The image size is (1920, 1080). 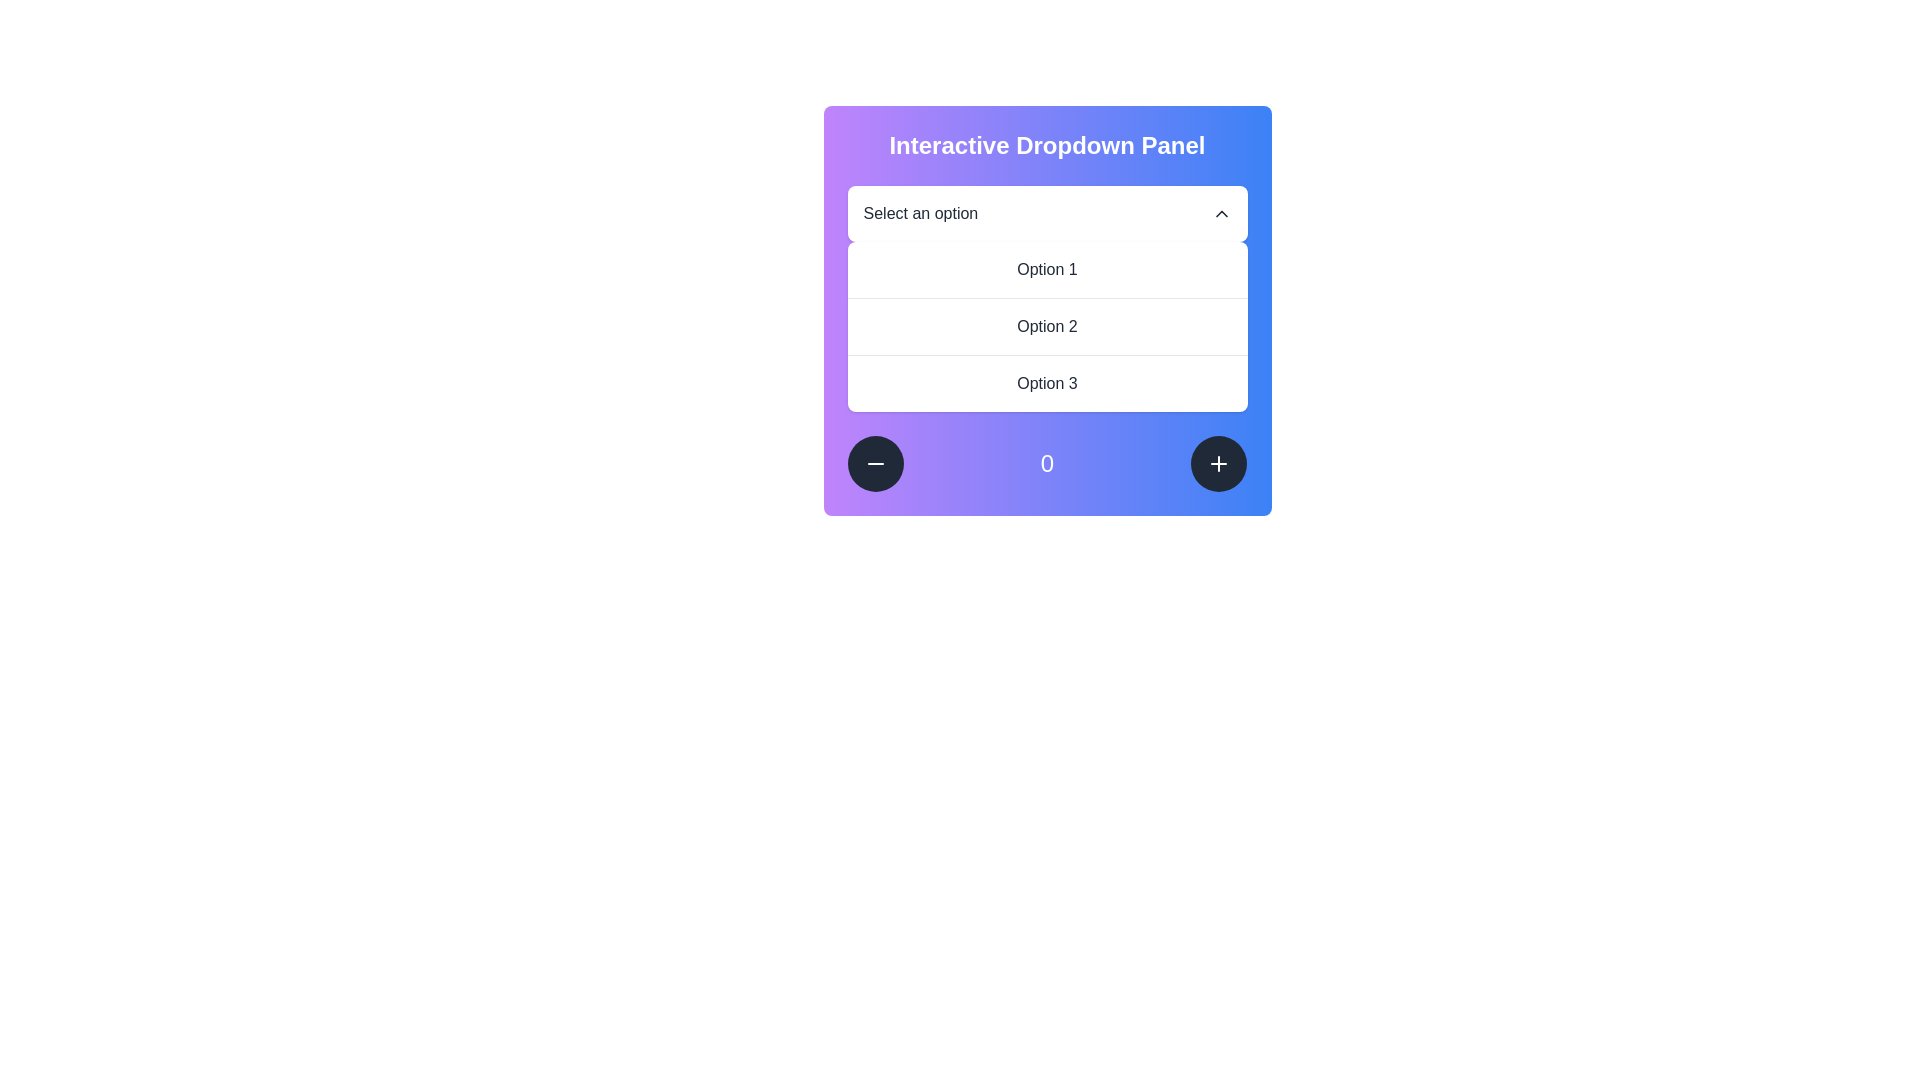 I want to click on the numeric display showing '0', which is styled with a 'text-2xl' class and located centrally between two circular buttons, so click(x=1046, y=463).